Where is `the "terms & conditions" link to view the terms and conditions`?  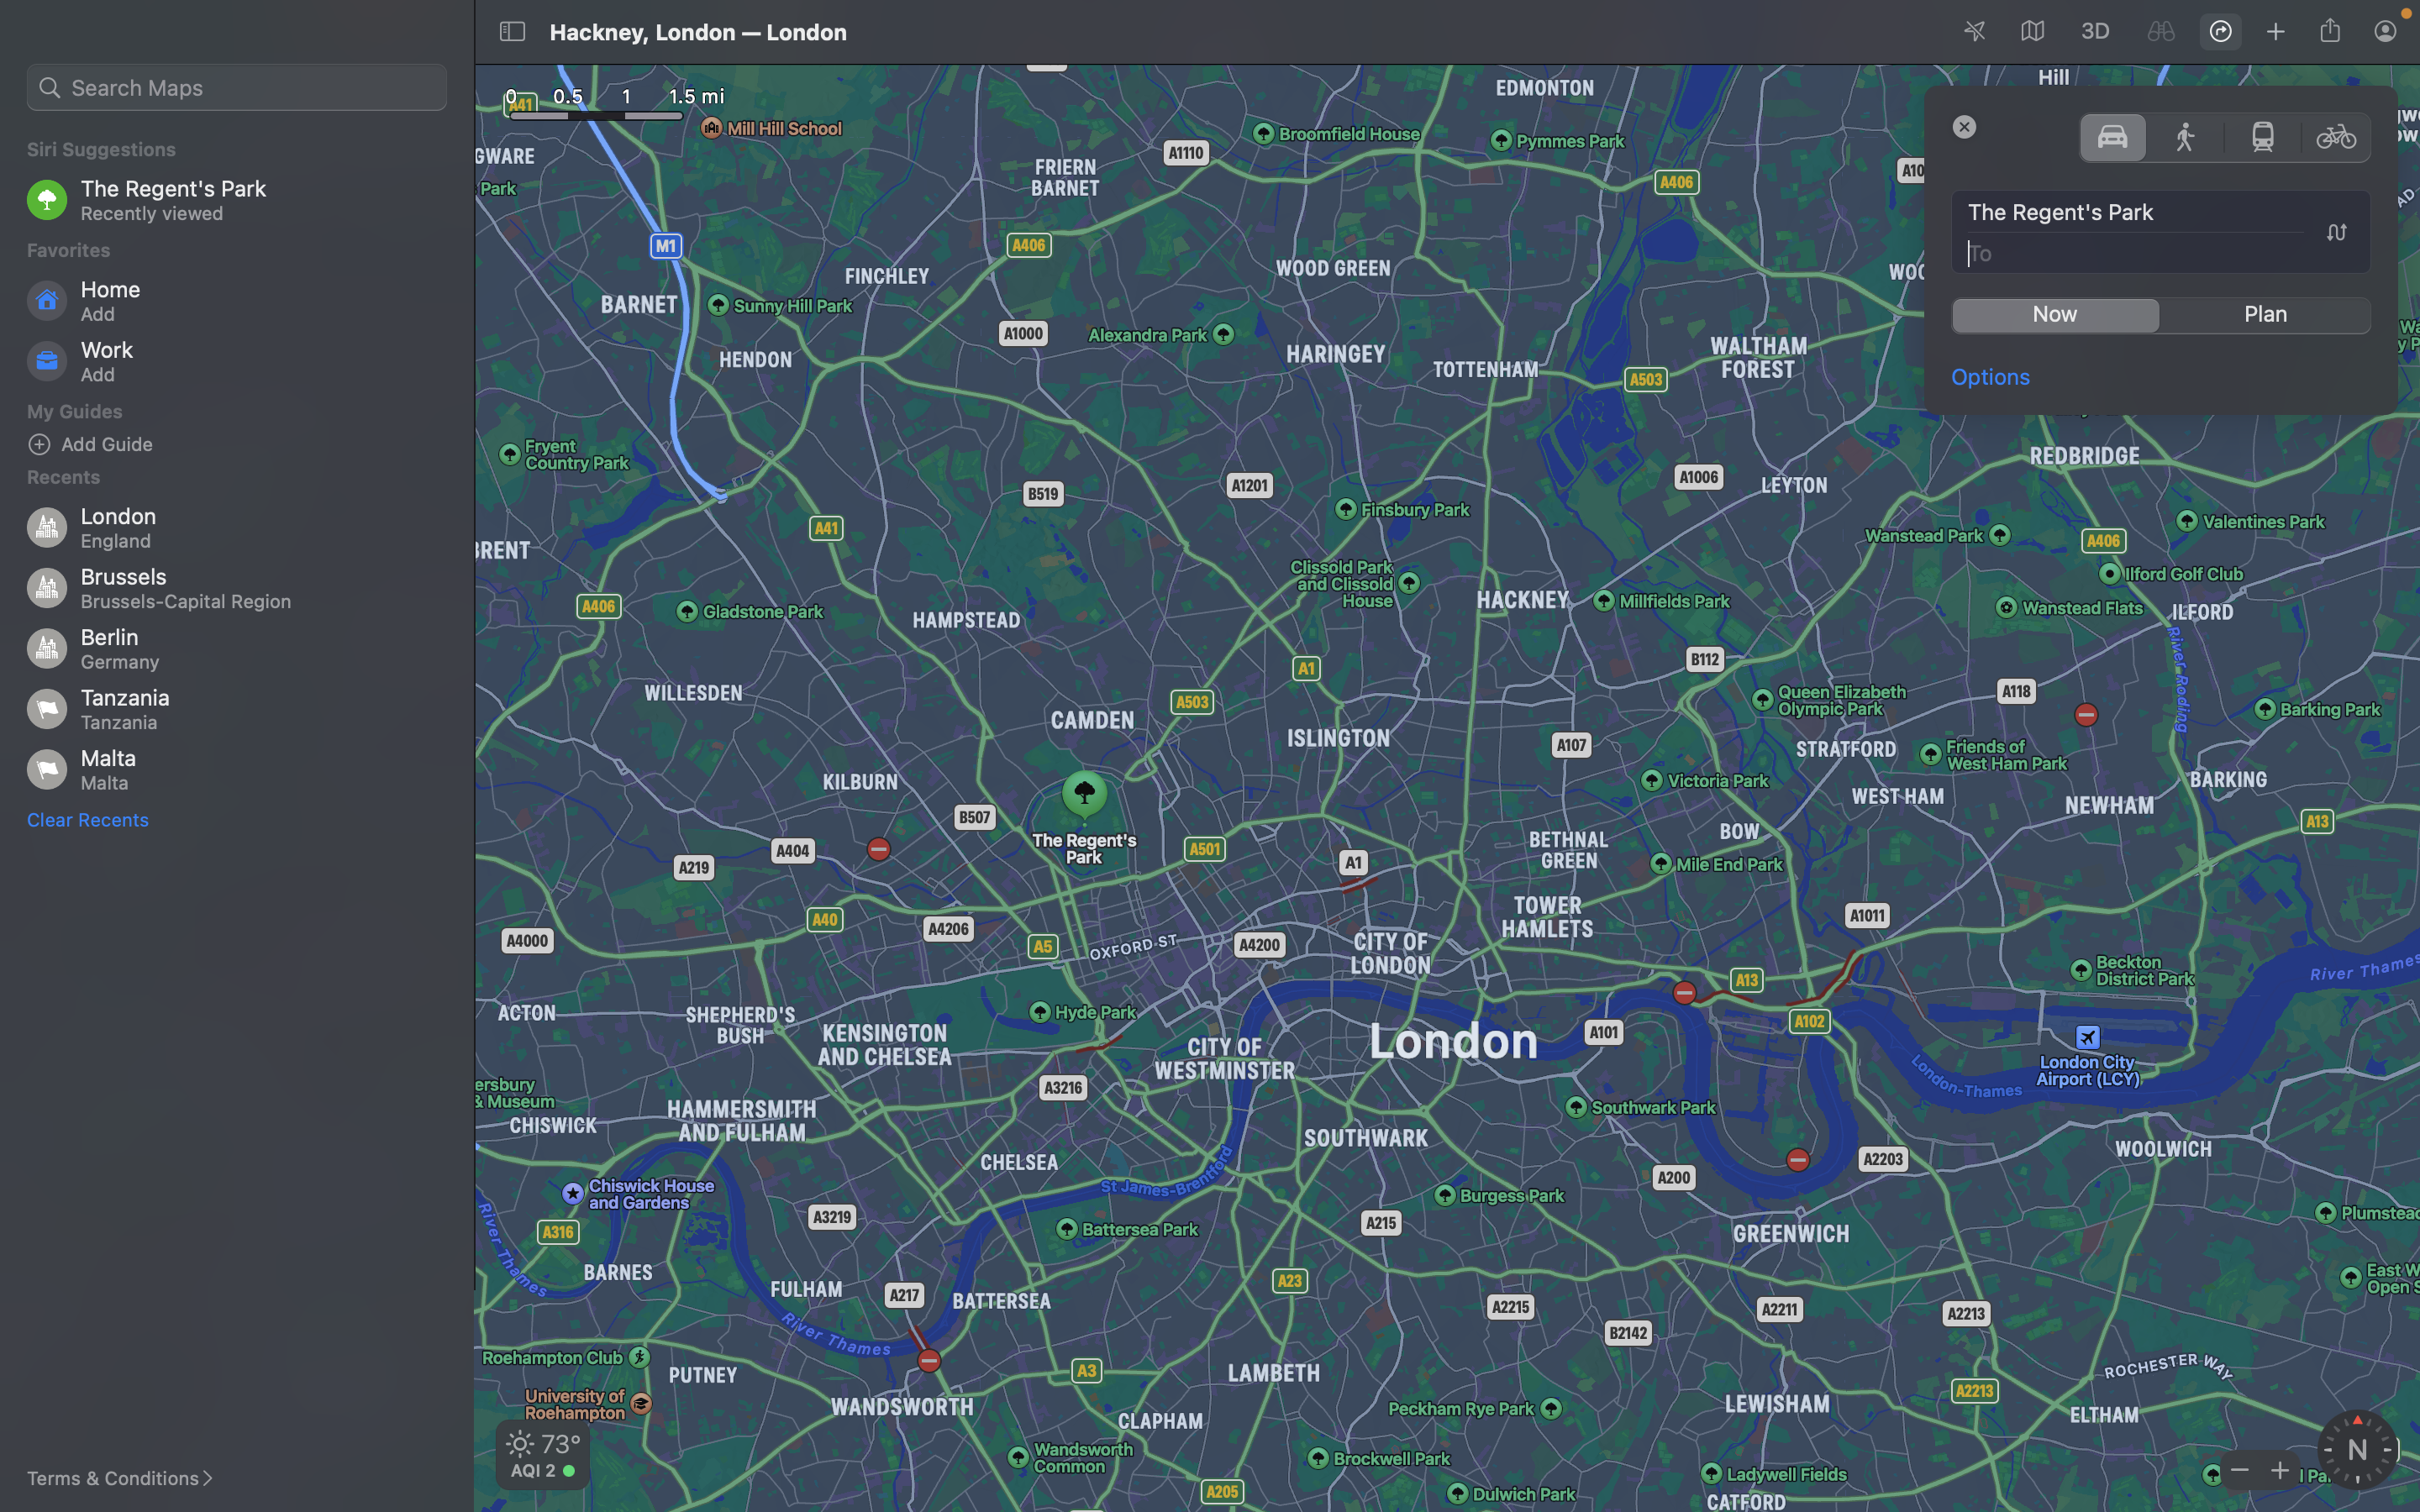 the "terms & conditions" link to view the terms and conditions is located at coordinates (132, 1478).